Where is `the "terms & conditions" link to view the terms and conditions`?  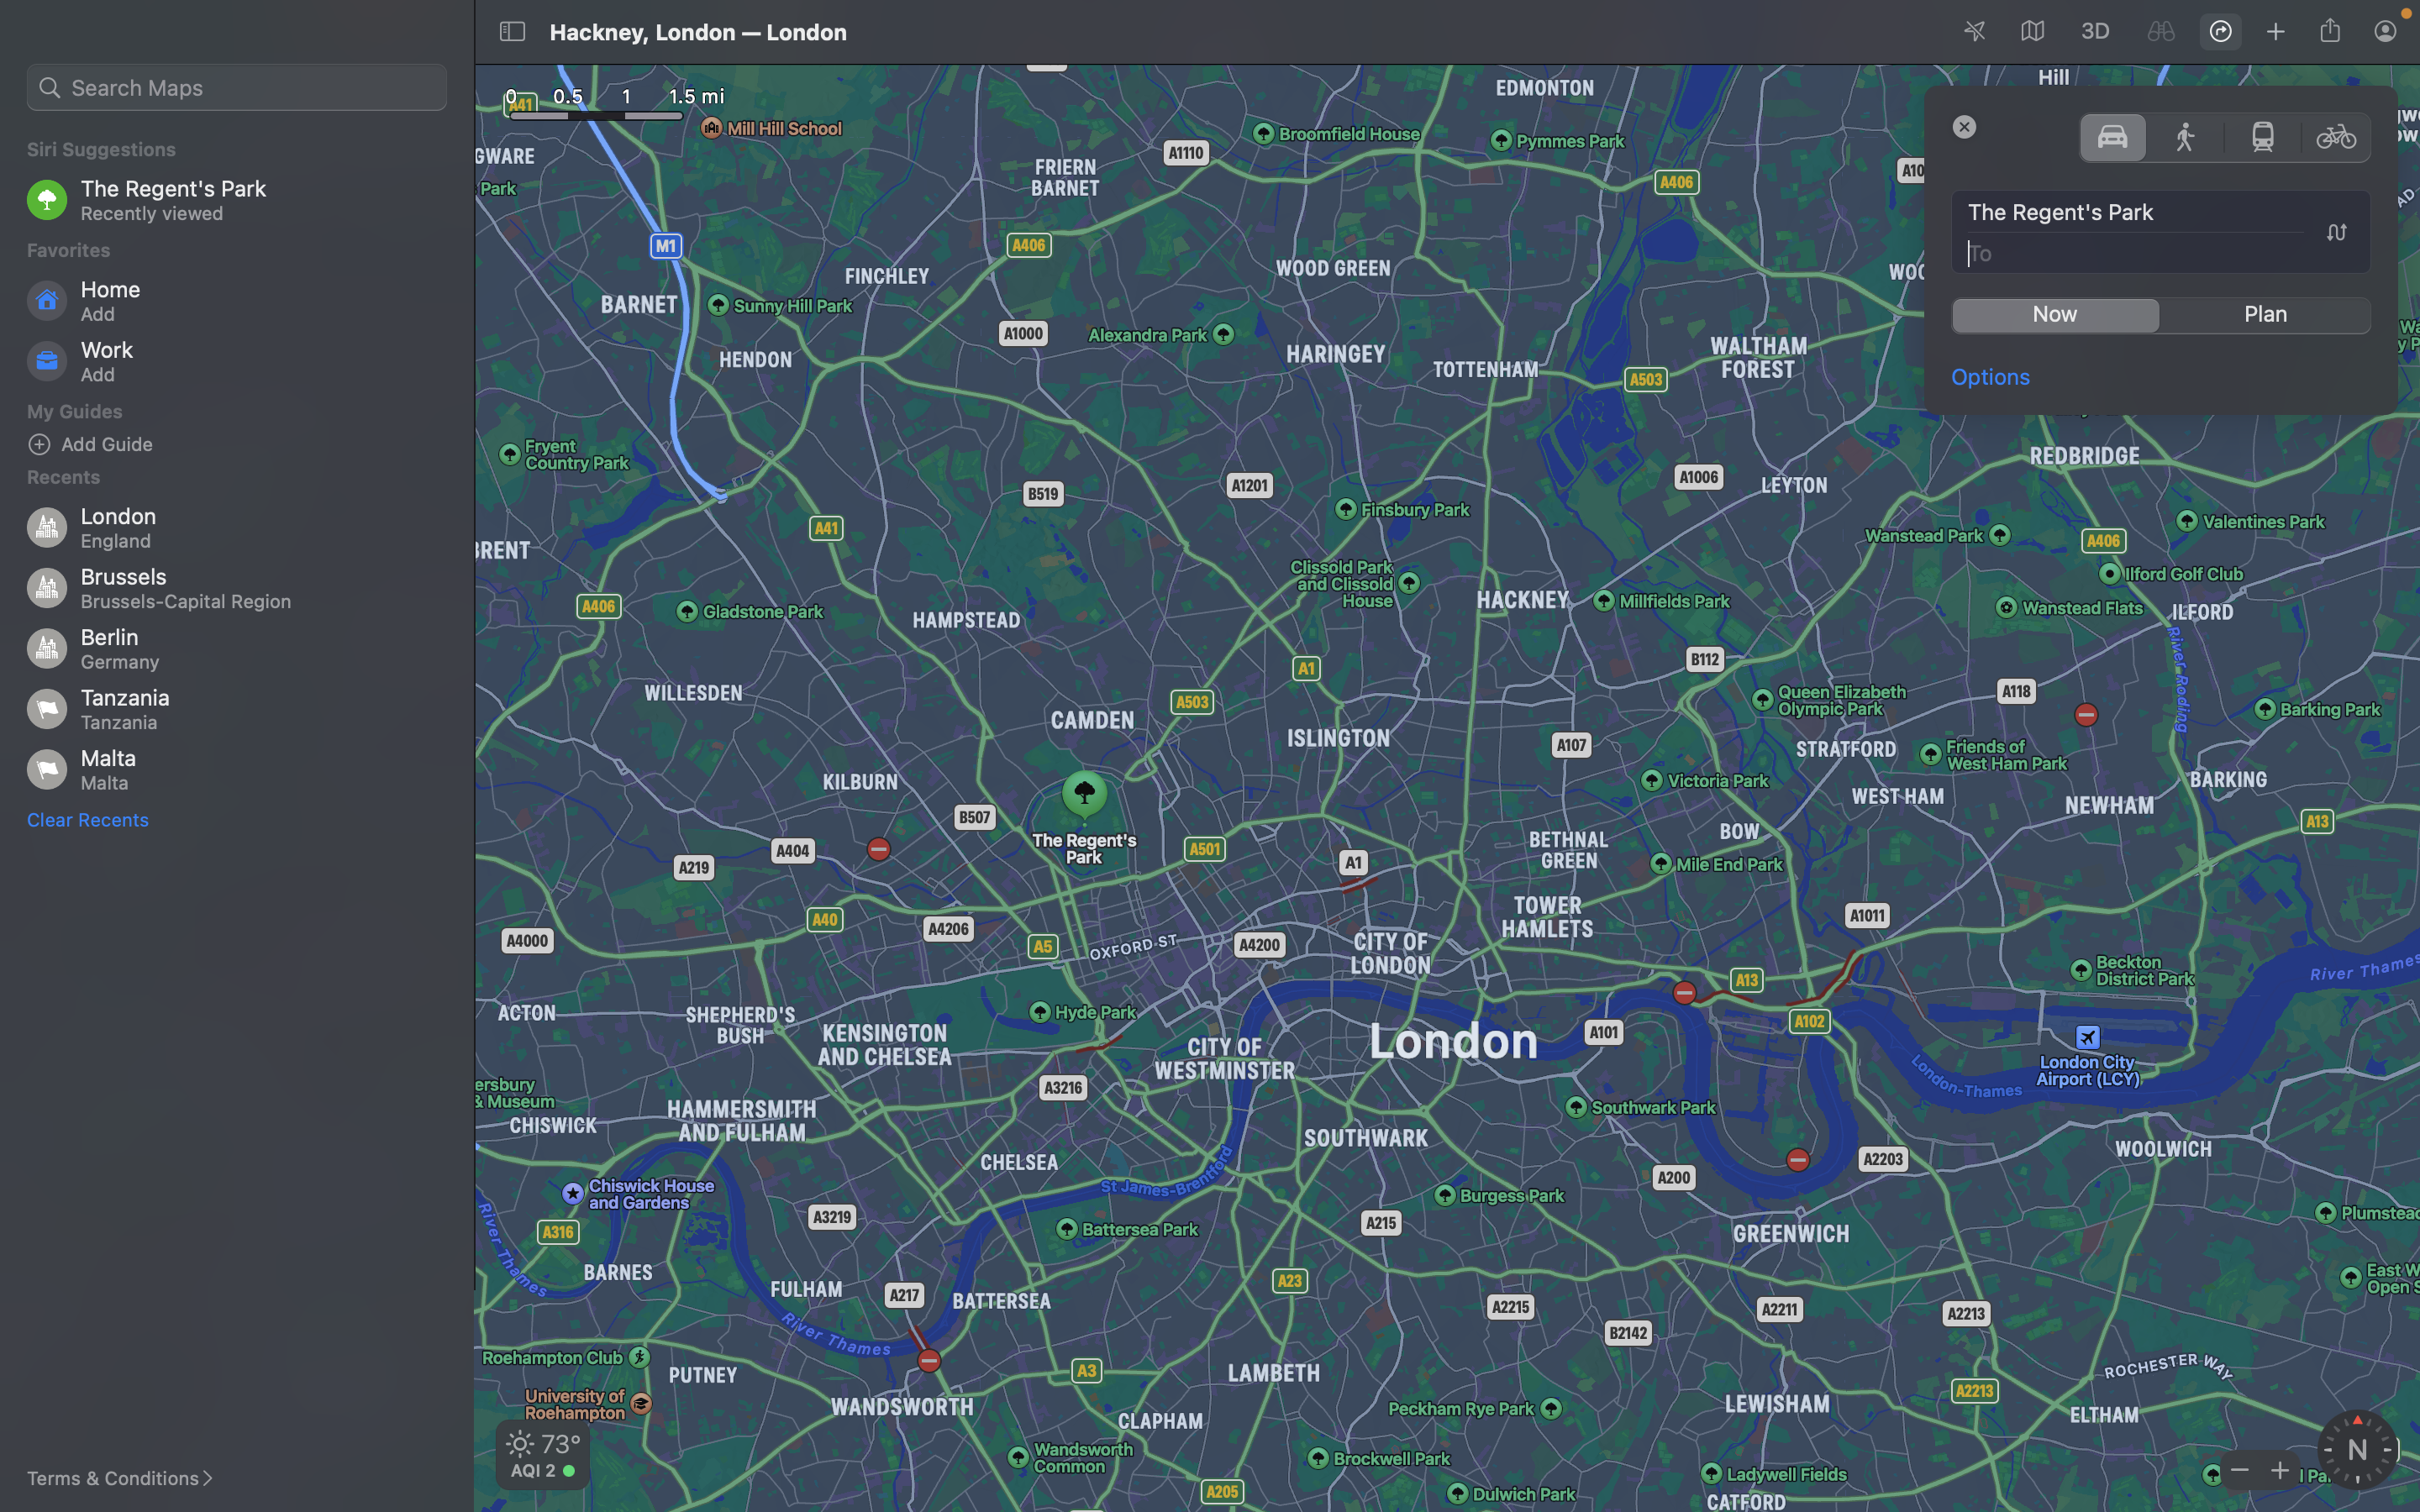 the "terms & conditions" link to view the terms and conditions is located at coordinates (132, 1478).